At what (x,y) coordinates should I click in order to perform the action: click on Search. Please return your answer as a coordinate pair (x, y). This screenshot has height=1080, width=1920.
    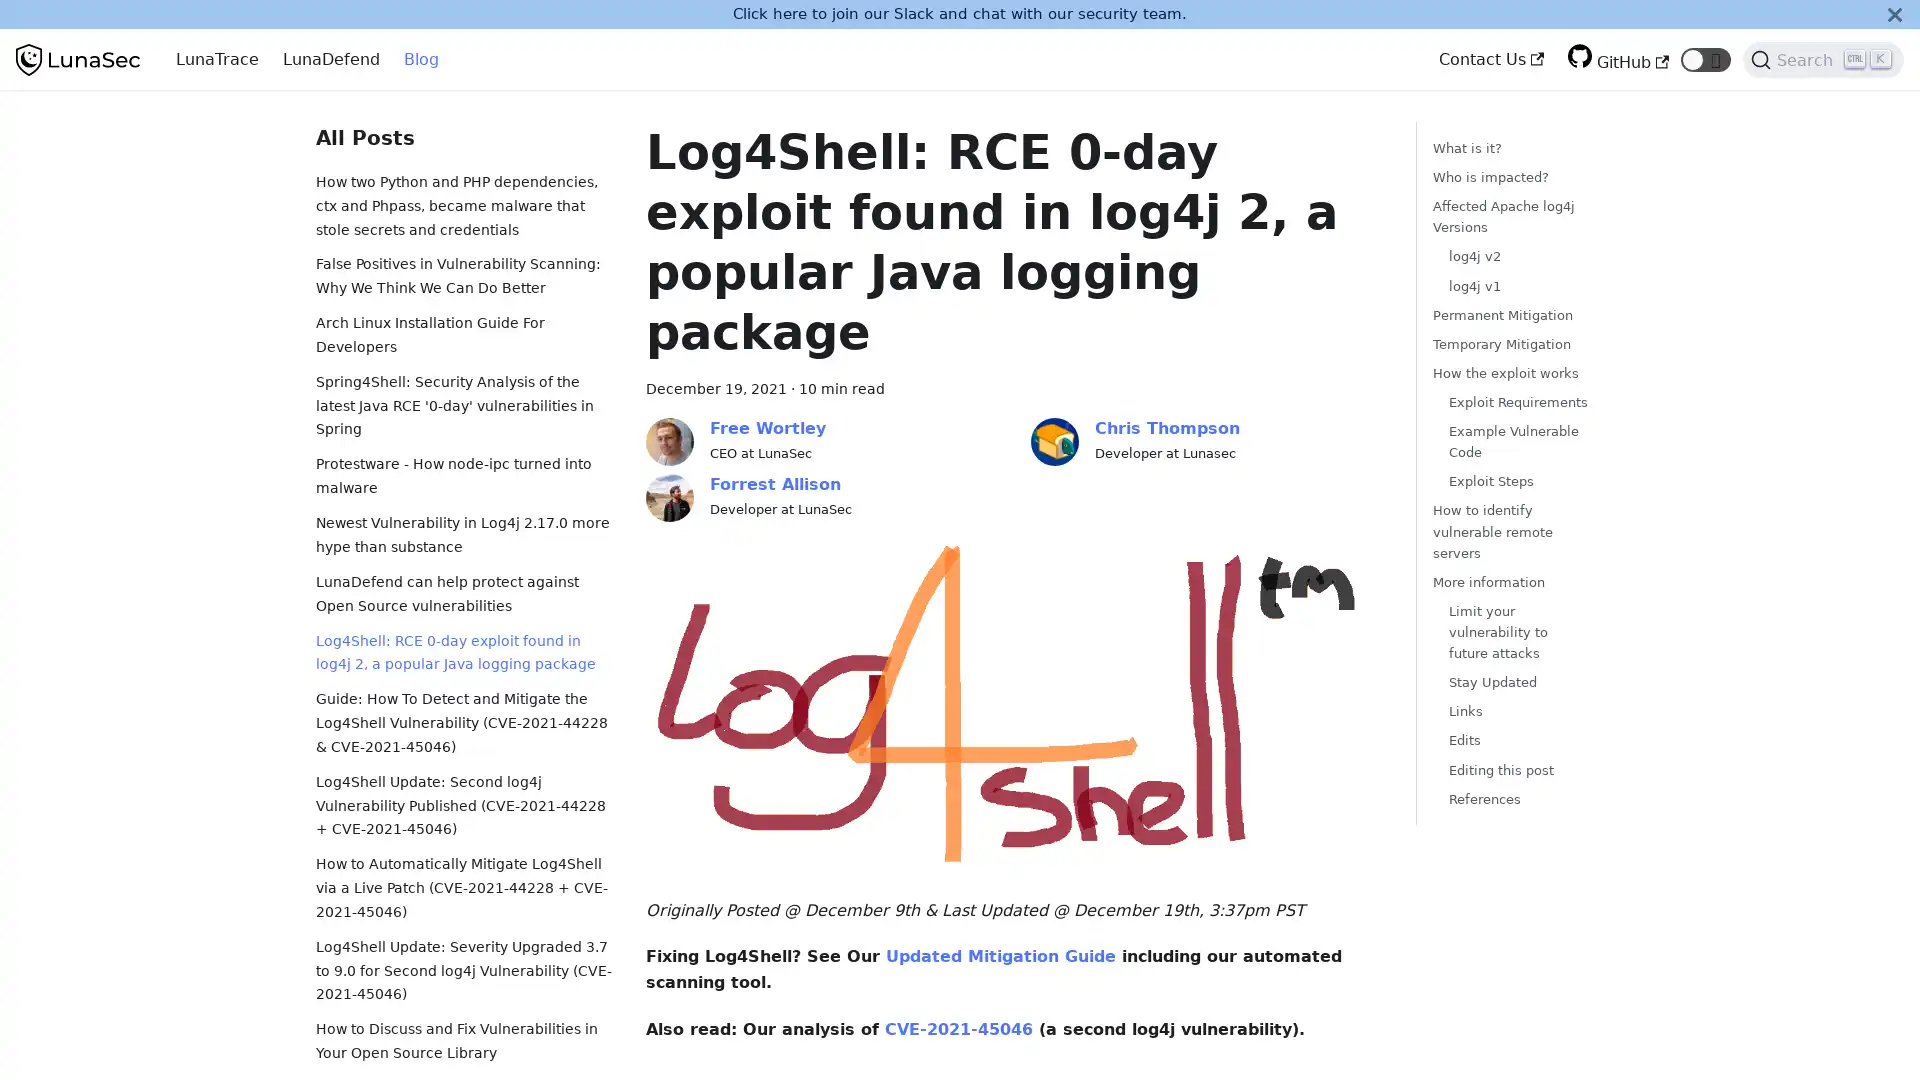
    Looking at the image, I should click on (1823, 59).